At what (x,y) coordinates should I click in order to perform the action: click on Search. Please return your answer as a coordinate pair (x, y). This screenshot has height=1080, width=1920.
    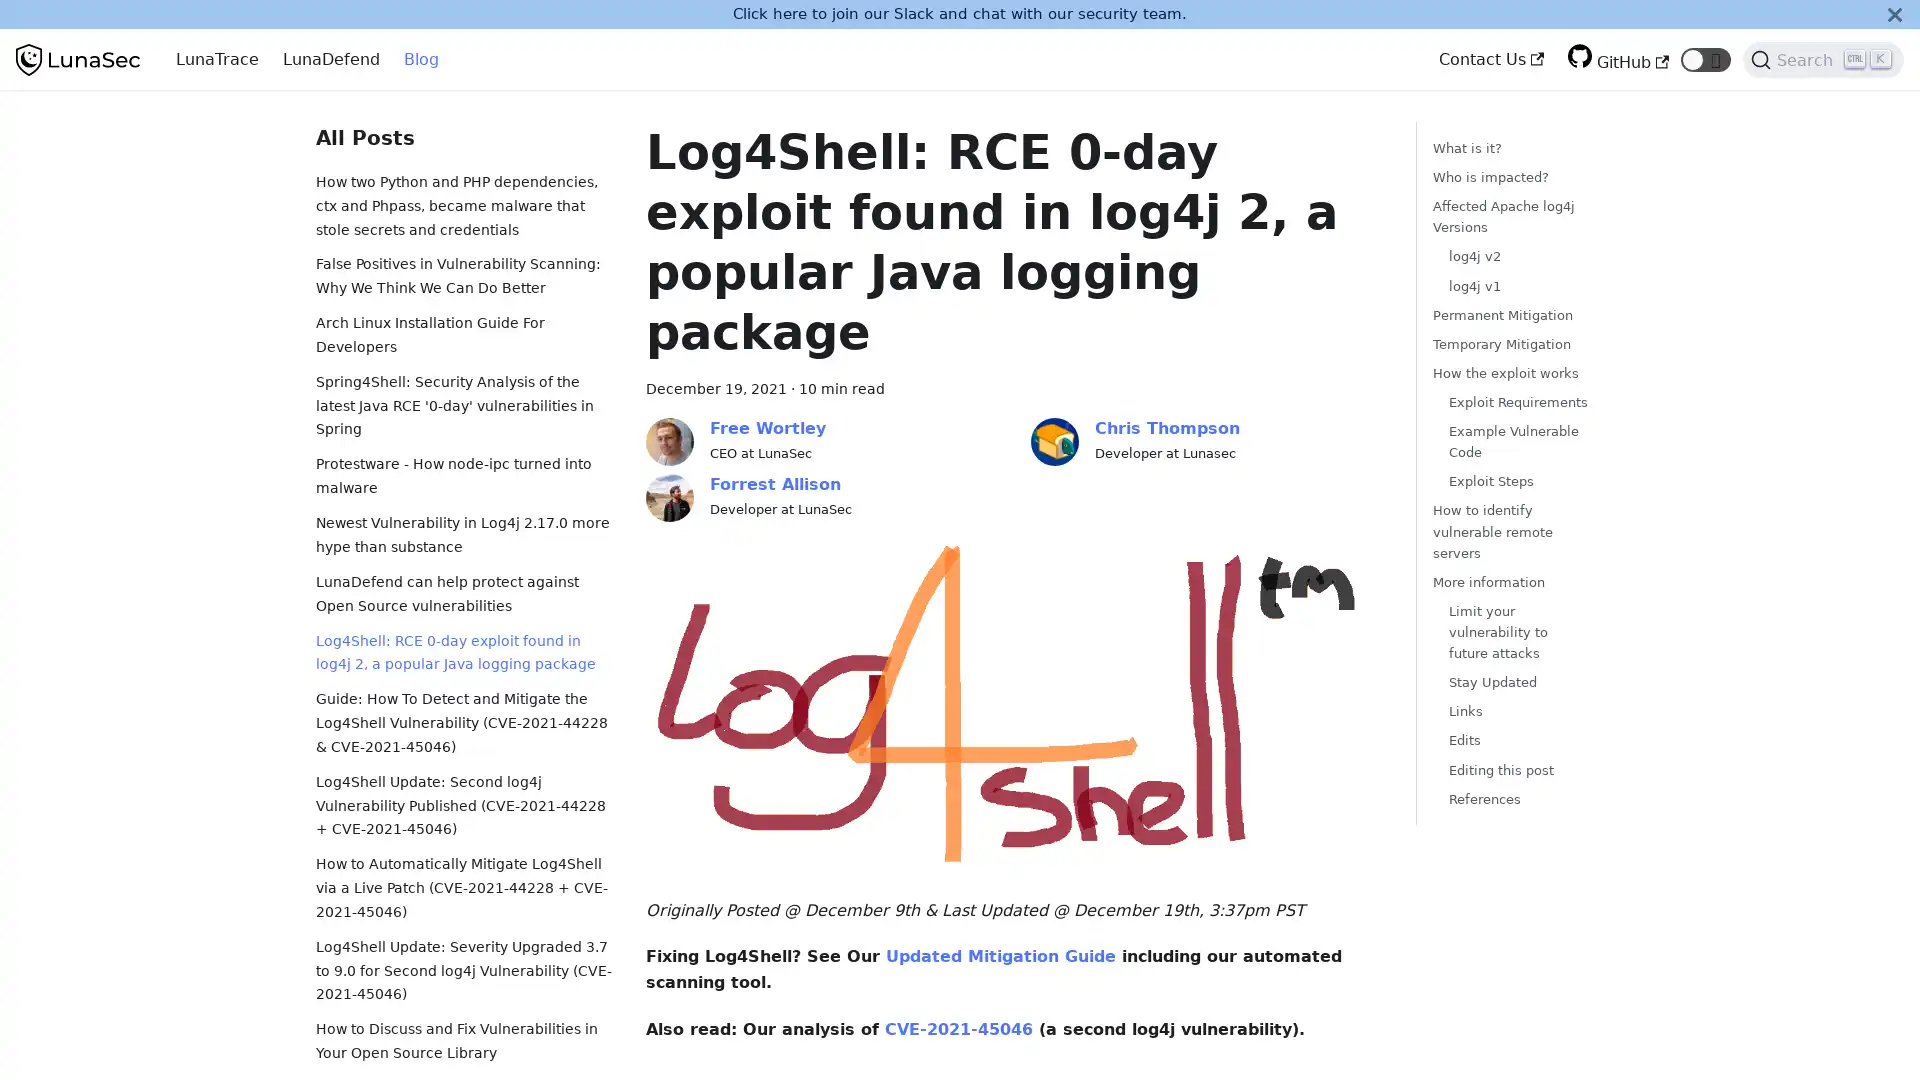
    Looking at the image, I should click on (1823, 59).